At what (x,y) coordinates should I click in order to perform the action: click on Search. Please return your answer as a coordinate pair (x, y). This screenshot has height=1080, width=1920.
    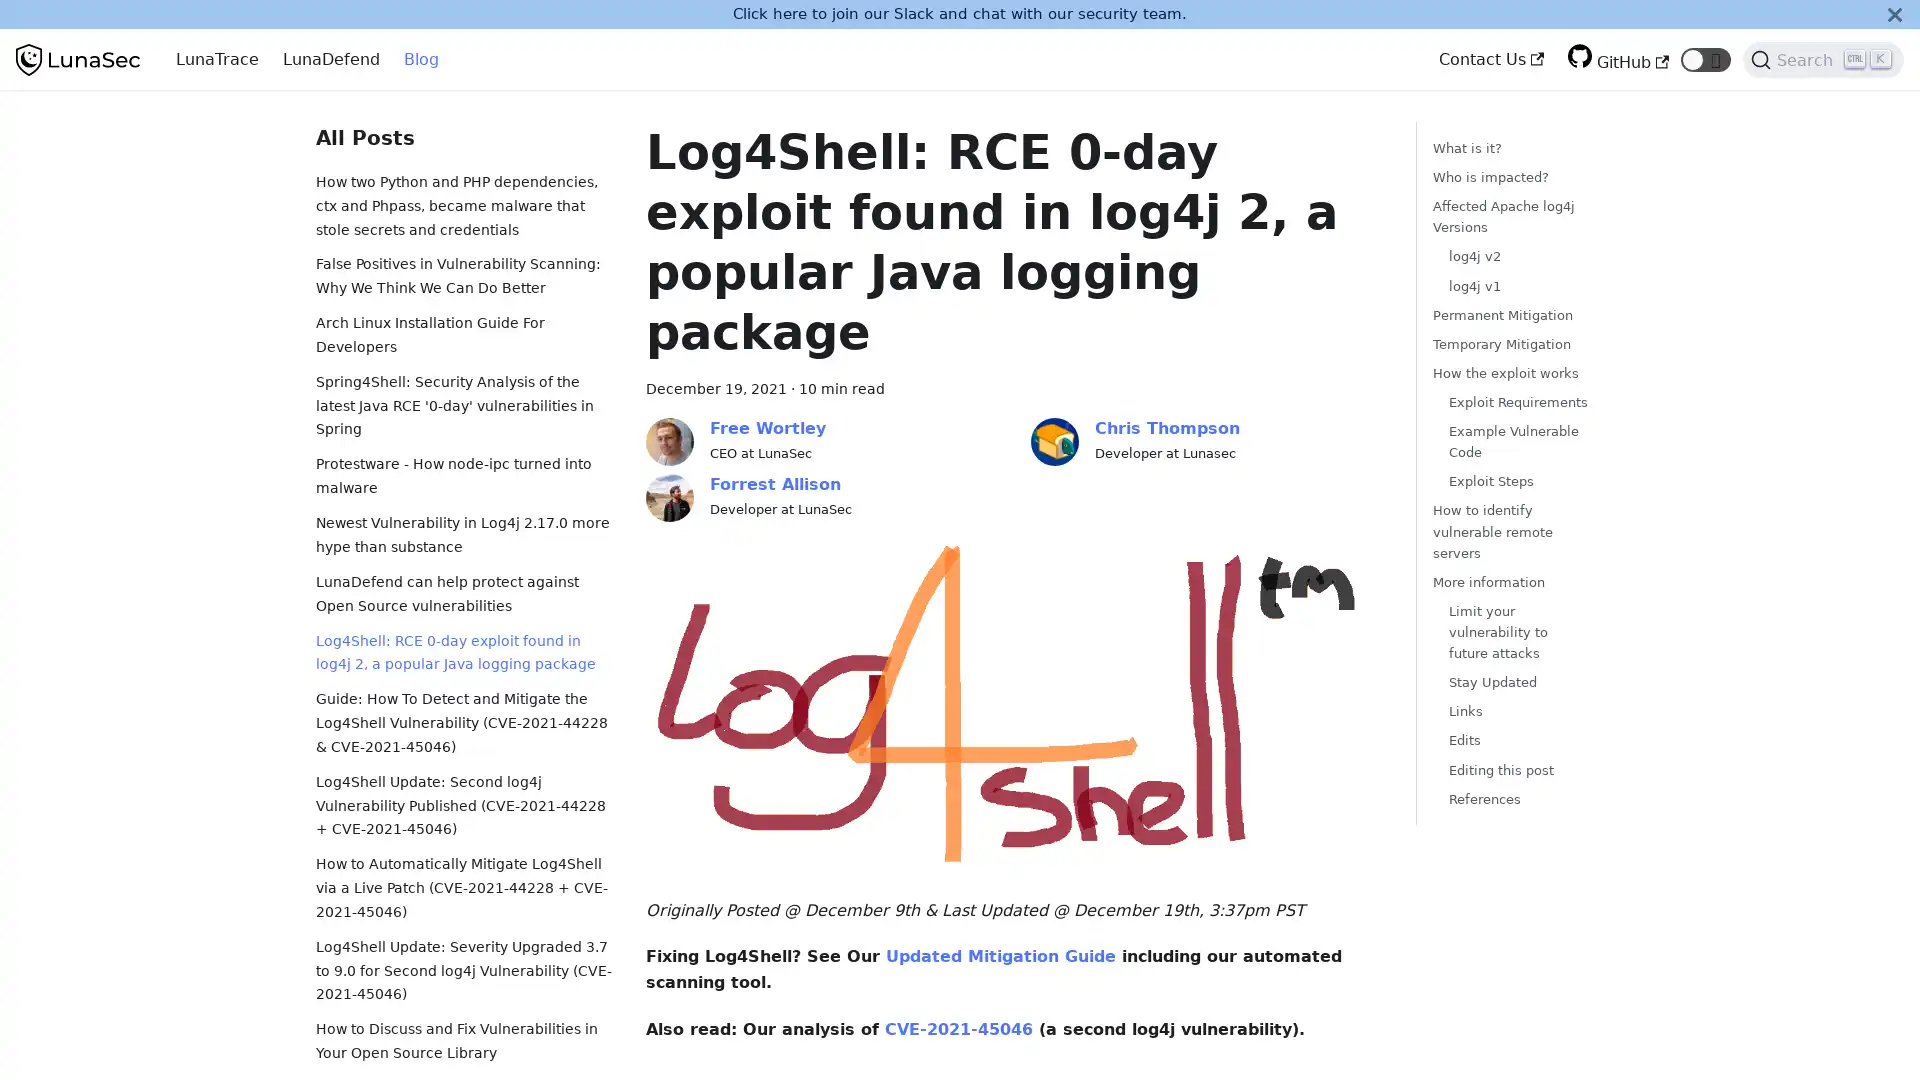
    Looking at the image, I should click on (1823, 59).